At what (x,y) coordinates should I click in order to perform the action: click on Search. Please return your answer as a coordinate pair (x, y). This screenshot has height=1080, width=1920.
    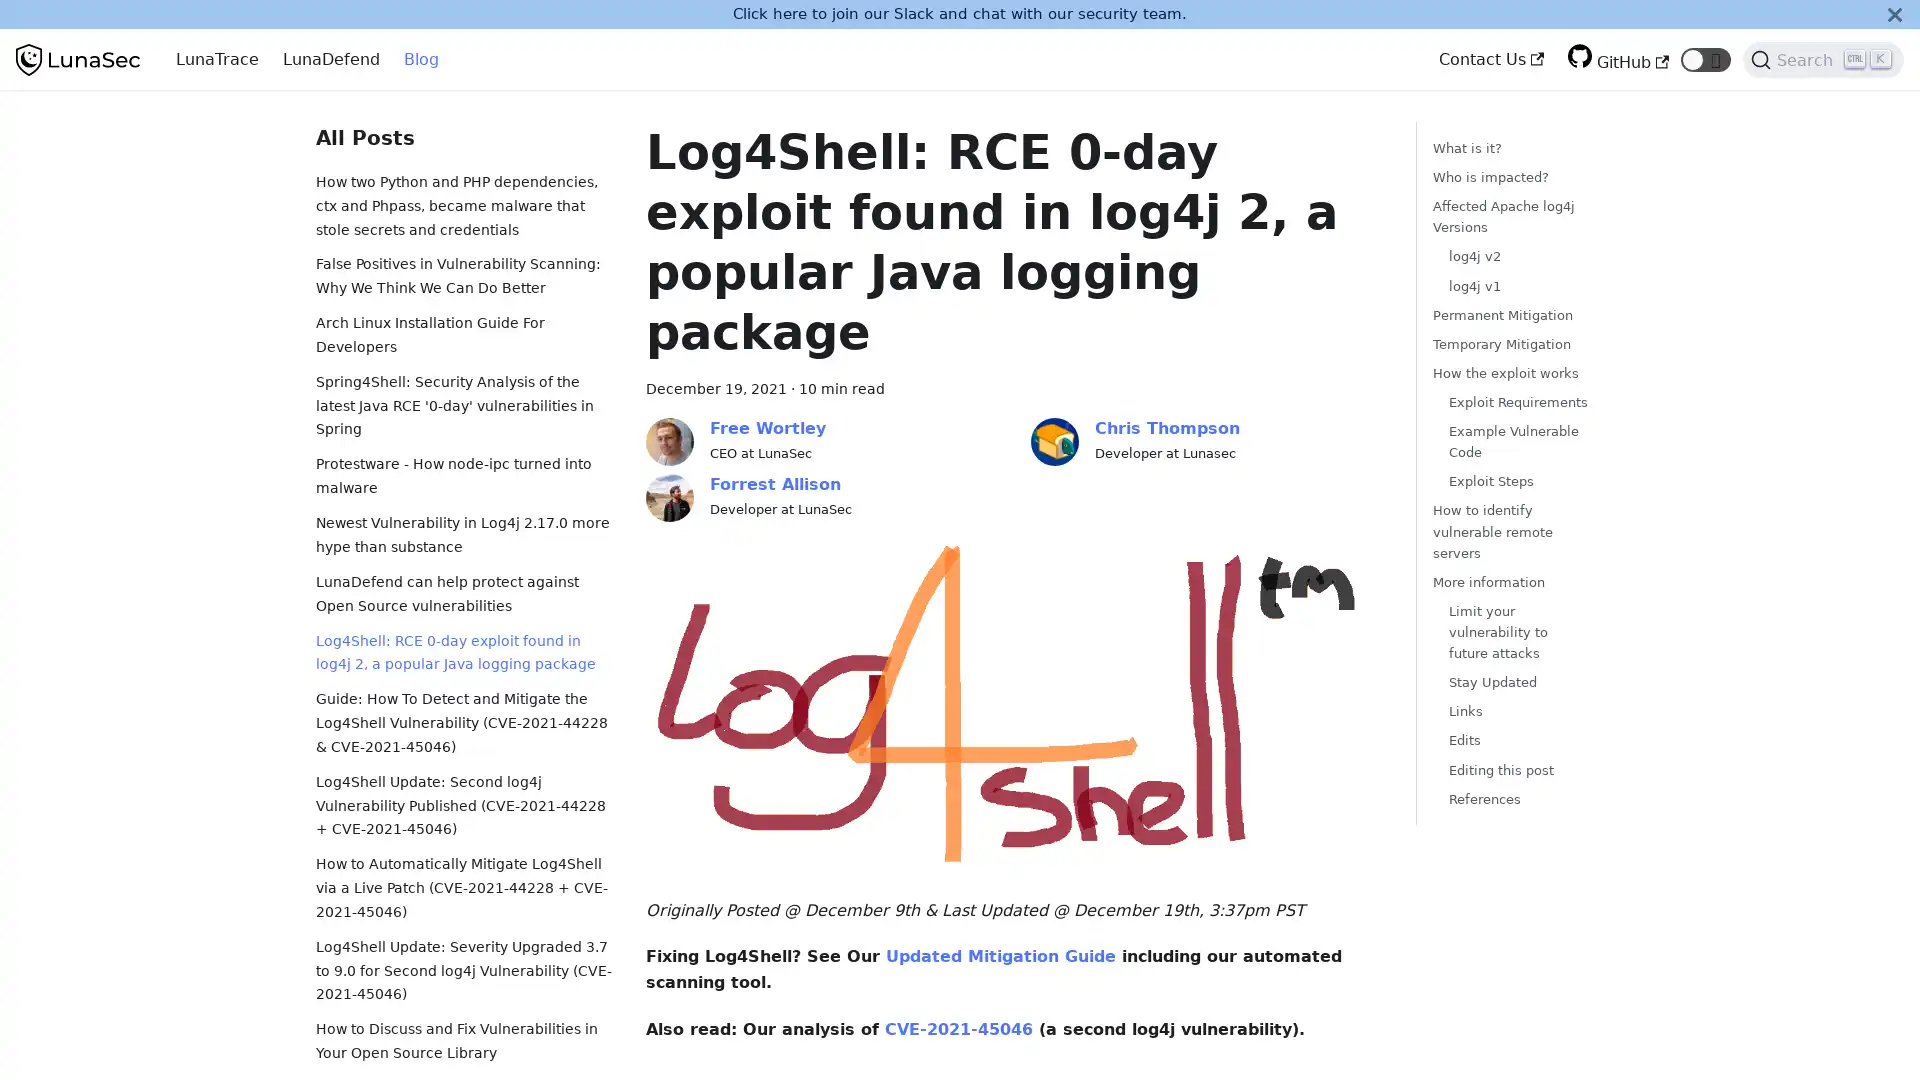
    Looking at the image, I should click on (1823, 59).